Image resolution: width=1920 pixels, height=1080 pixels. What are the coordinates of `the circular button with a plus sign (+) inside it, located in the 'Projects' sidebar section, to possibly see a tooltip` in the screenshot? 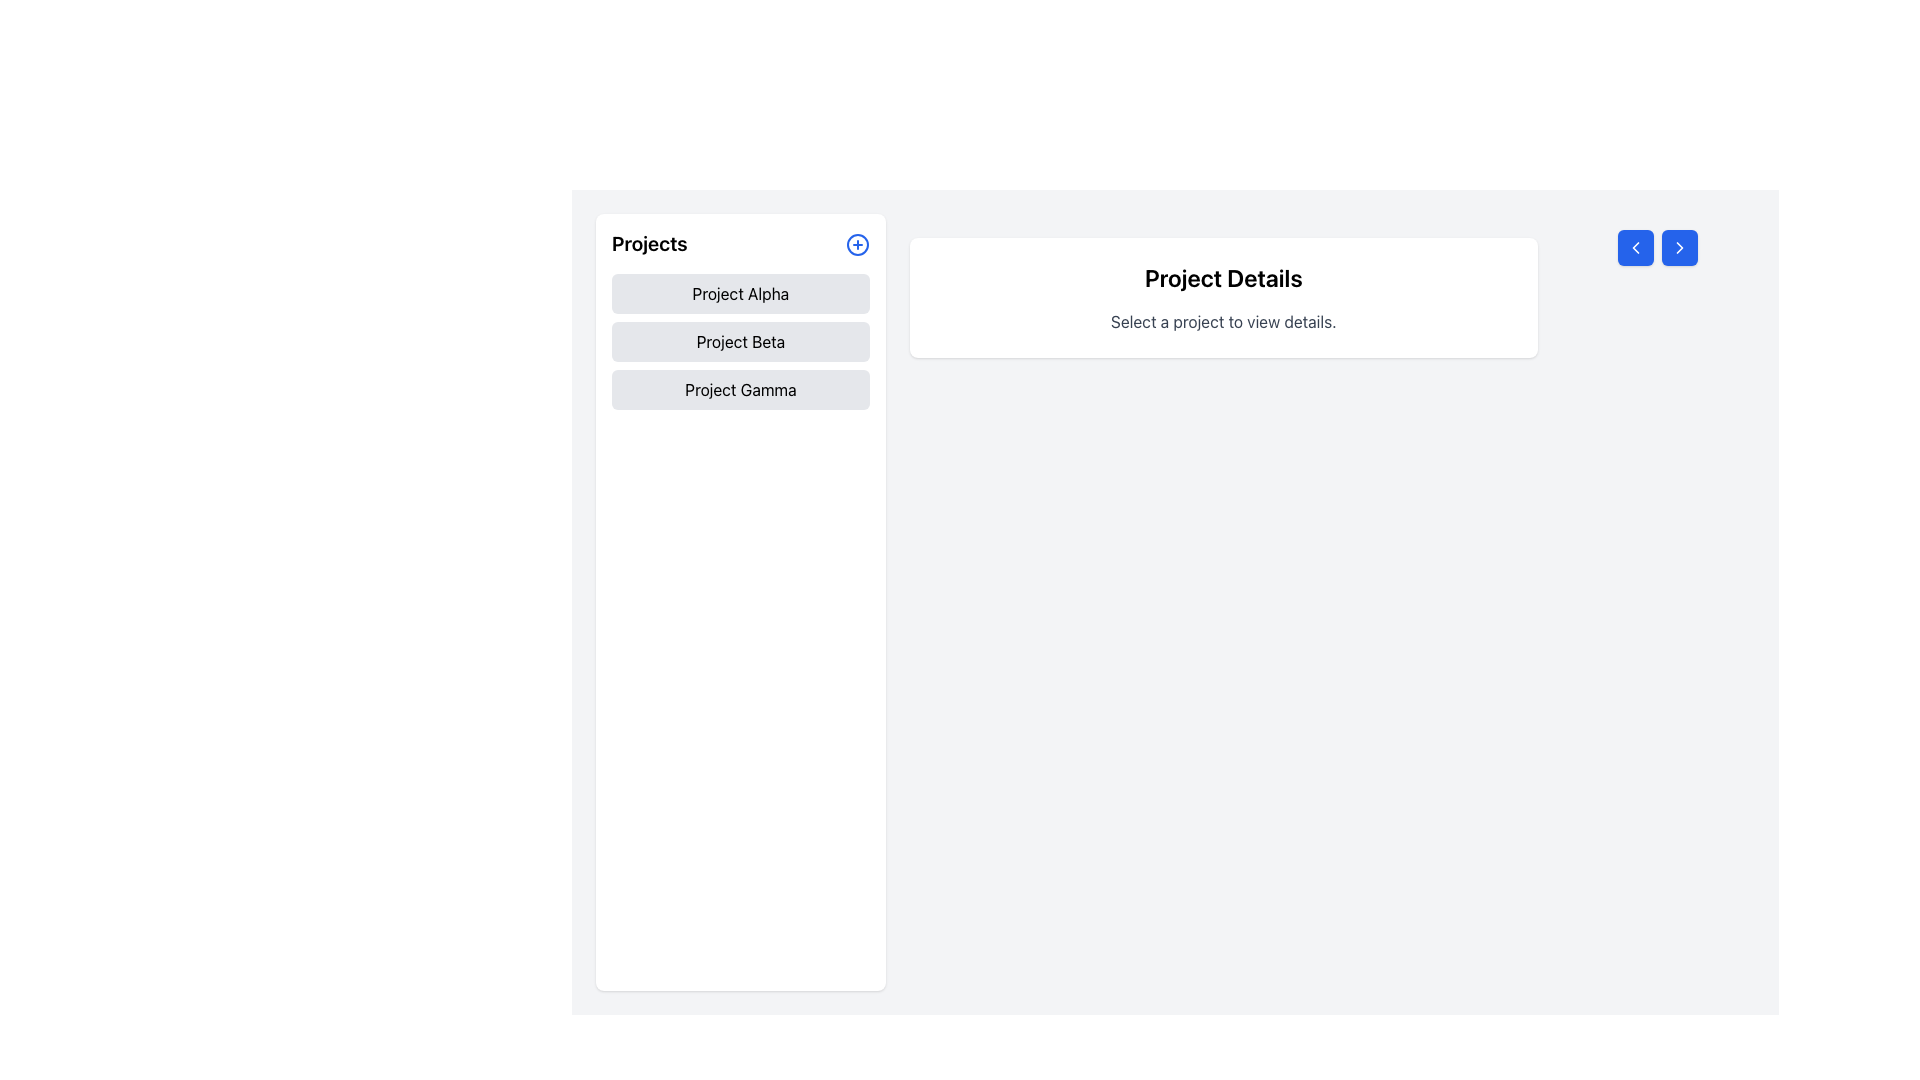 It's located at (857, 243).